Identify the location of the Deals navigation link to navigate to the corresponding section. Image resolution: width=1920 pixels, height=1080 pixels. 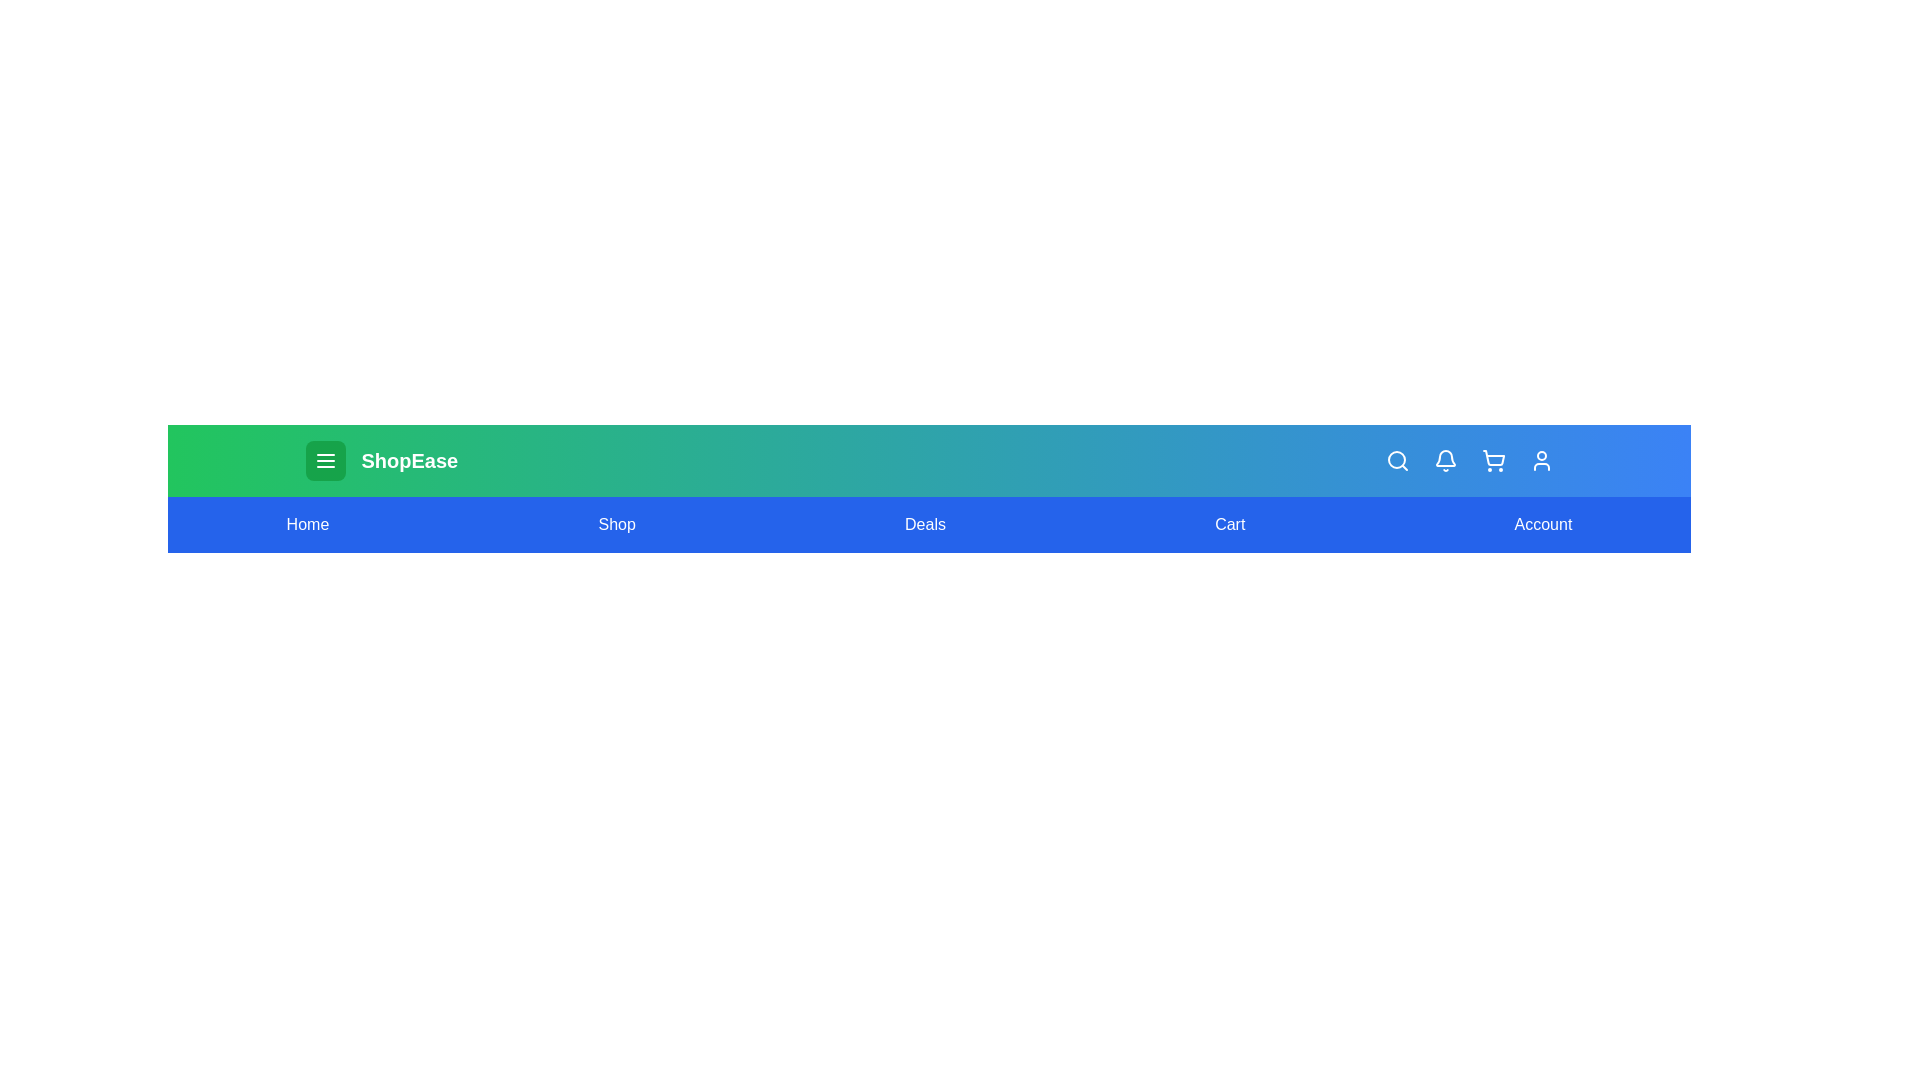
(924, 523).